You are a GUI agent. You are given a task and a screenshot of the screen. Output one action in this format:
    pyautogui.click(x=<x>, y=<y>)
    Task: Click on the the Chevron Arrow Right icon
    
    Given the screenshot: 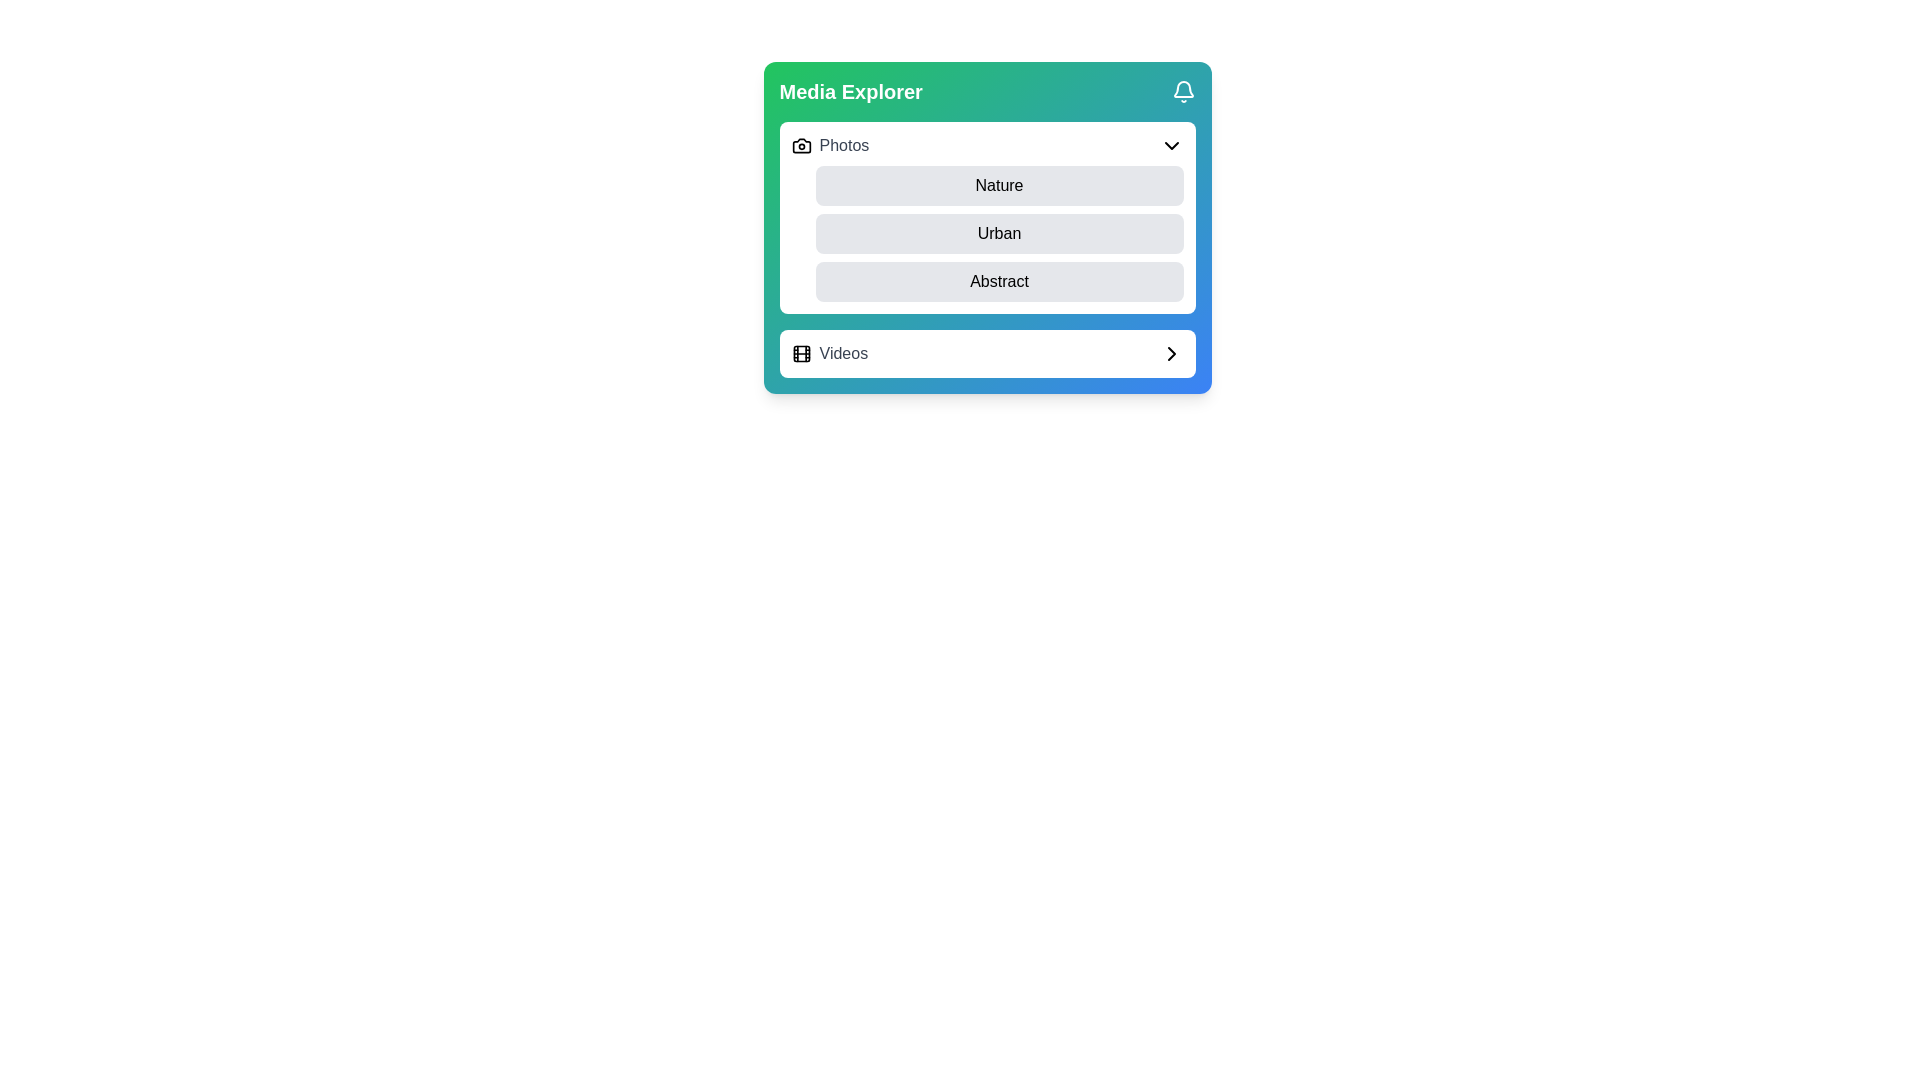 What is the action you would take?
    pyautogui.click(x=1171, y=353)
    